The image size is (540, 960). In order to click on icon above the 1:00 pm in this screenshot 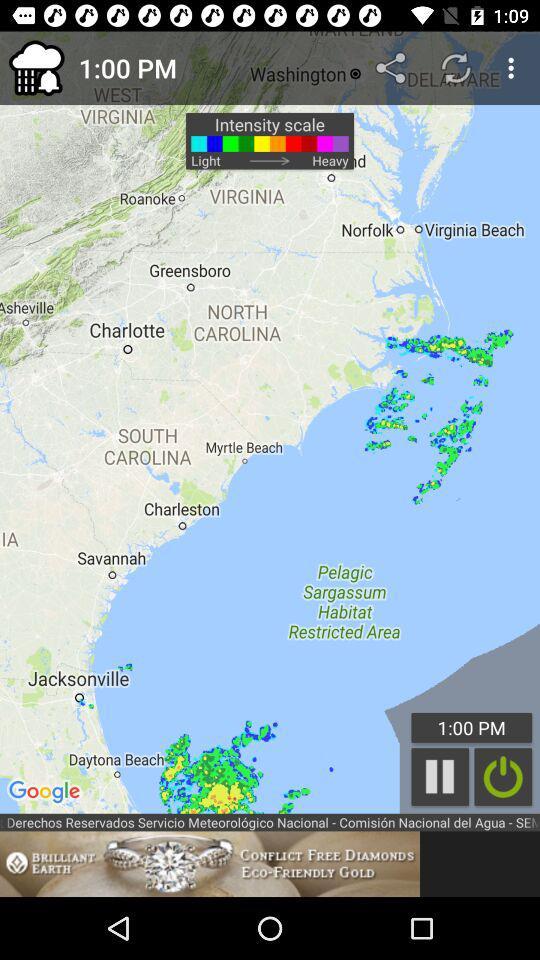, I will do `click(393, 68)`.